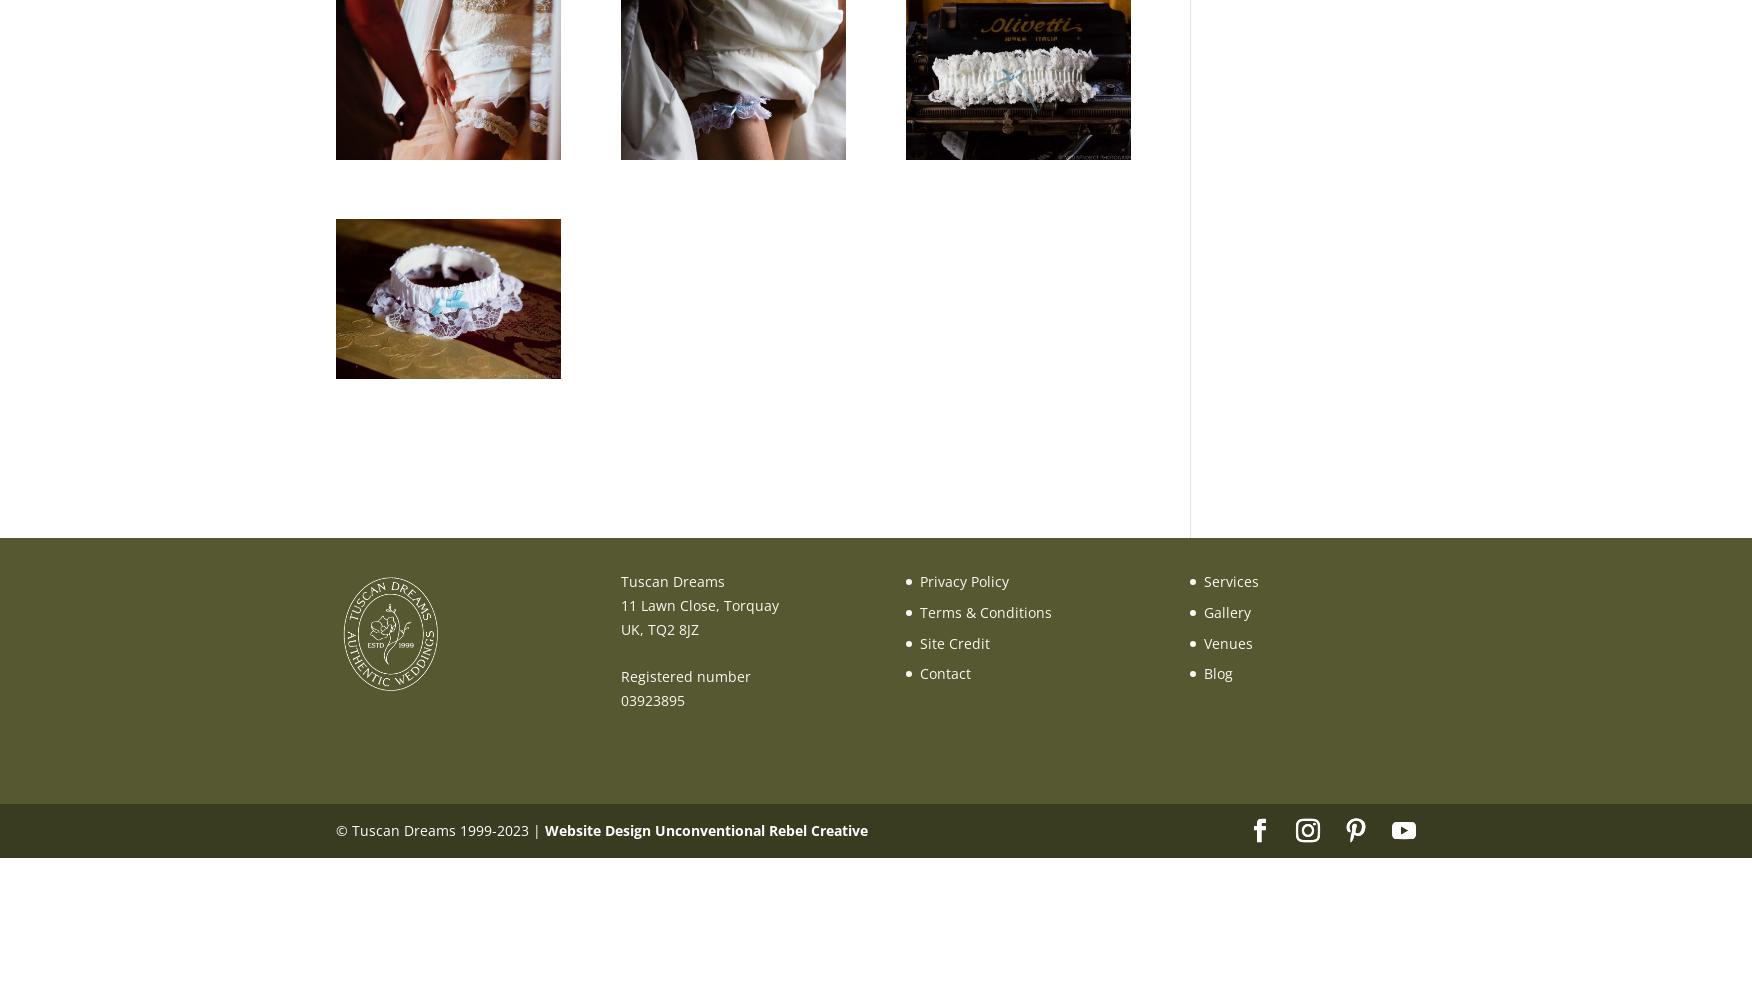 The width and height of the screenshot is (1752, 1000). What do you see at coordinates (440, 829) in the screenshot?
I see `'© Tuscan Dreams 1999-2023 |'` at bounding box center [440, 829].